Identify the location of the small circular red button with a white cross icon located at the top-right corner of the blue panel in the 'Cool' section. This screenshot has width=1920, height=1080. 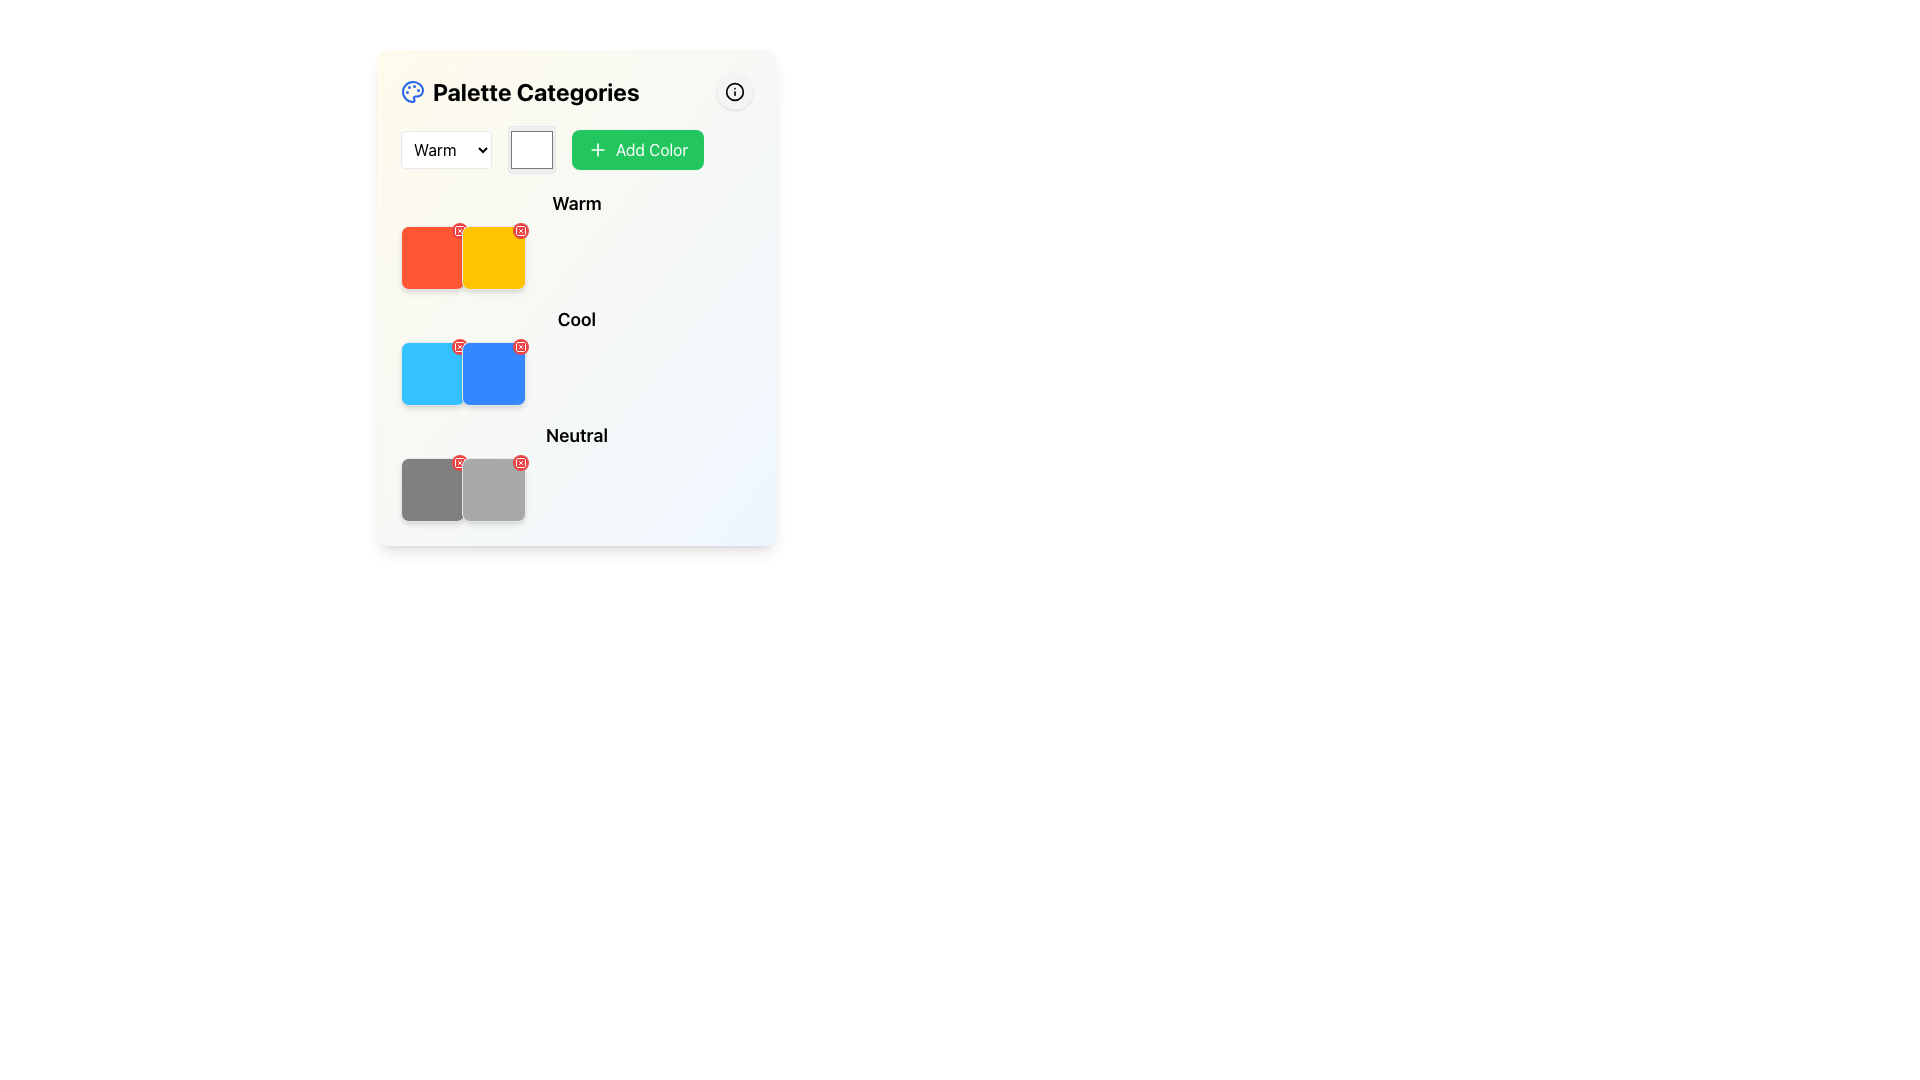
(521, 346).